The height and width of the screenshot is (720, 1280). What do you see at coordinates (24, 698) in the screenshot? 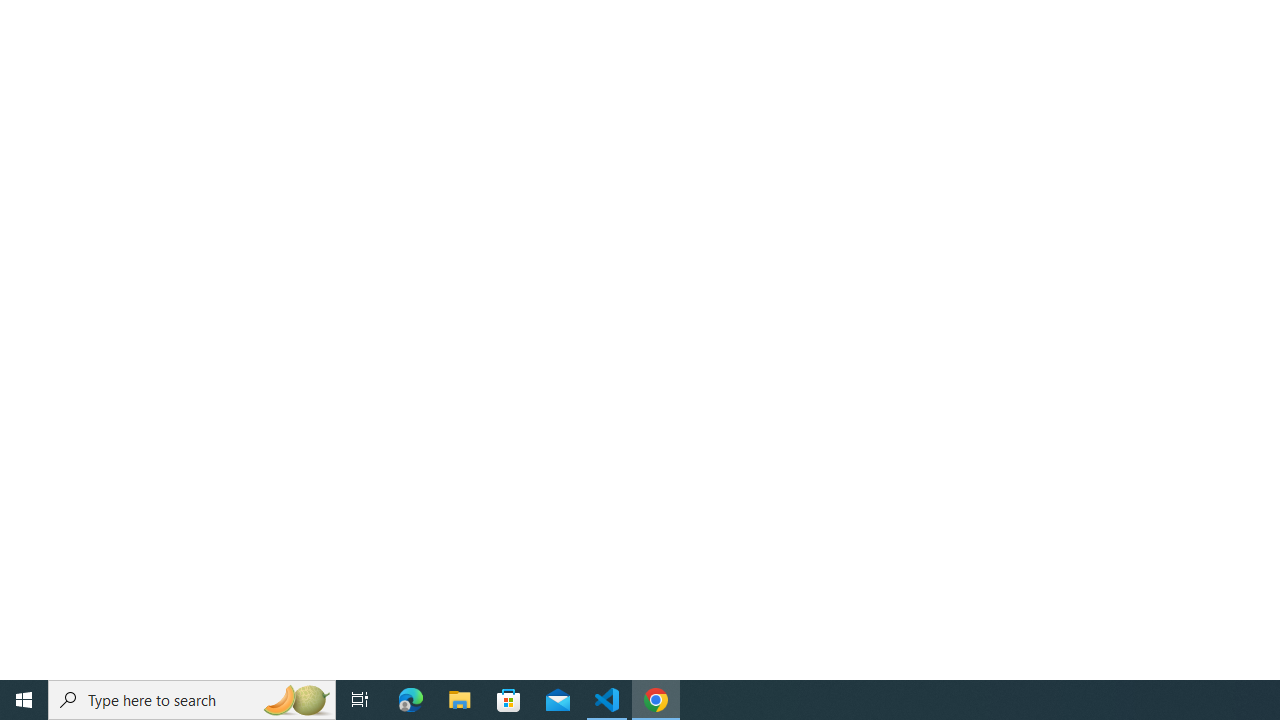
I see `'Start'` at bounding box center [24, 698].